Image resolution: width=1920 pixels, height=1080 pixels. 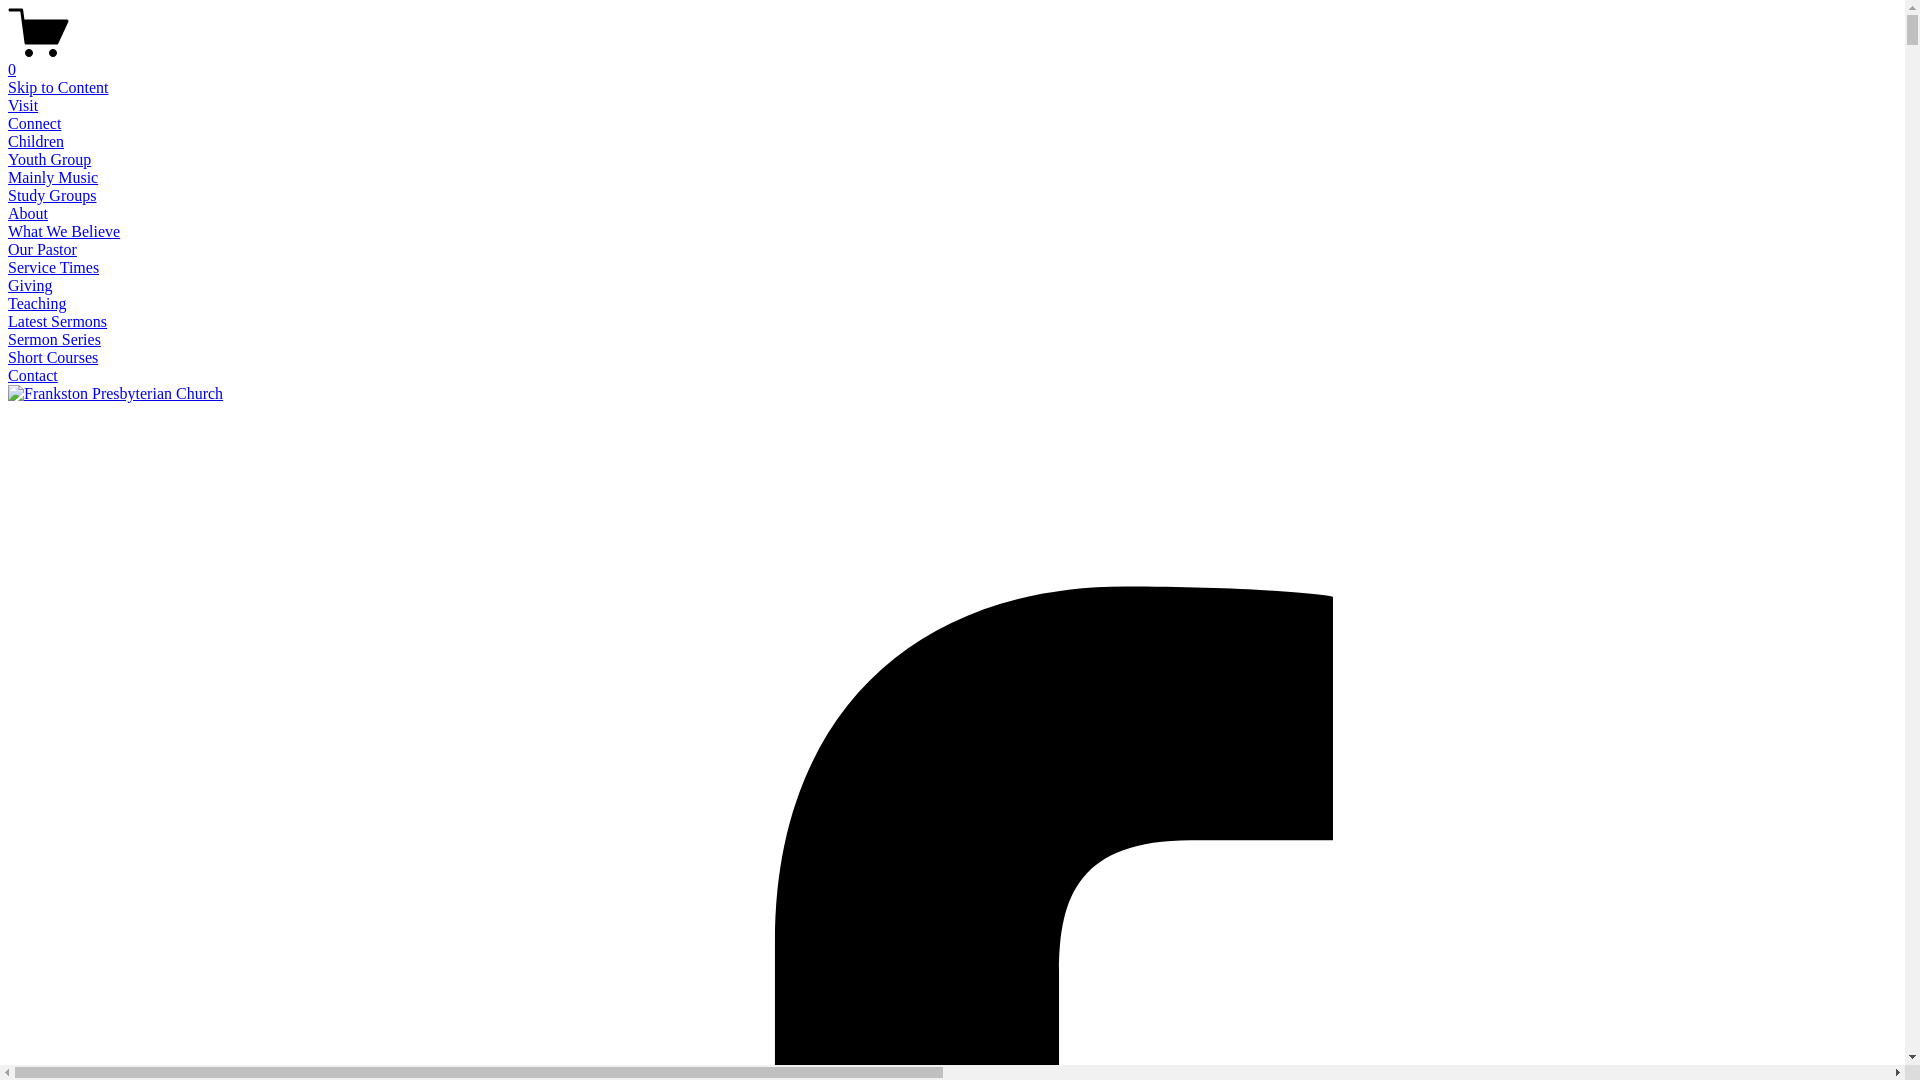 What do you see at coordinates (63, 230) in the screenshot?
I see `'What We Believe'` at bounding box center [63, 230].